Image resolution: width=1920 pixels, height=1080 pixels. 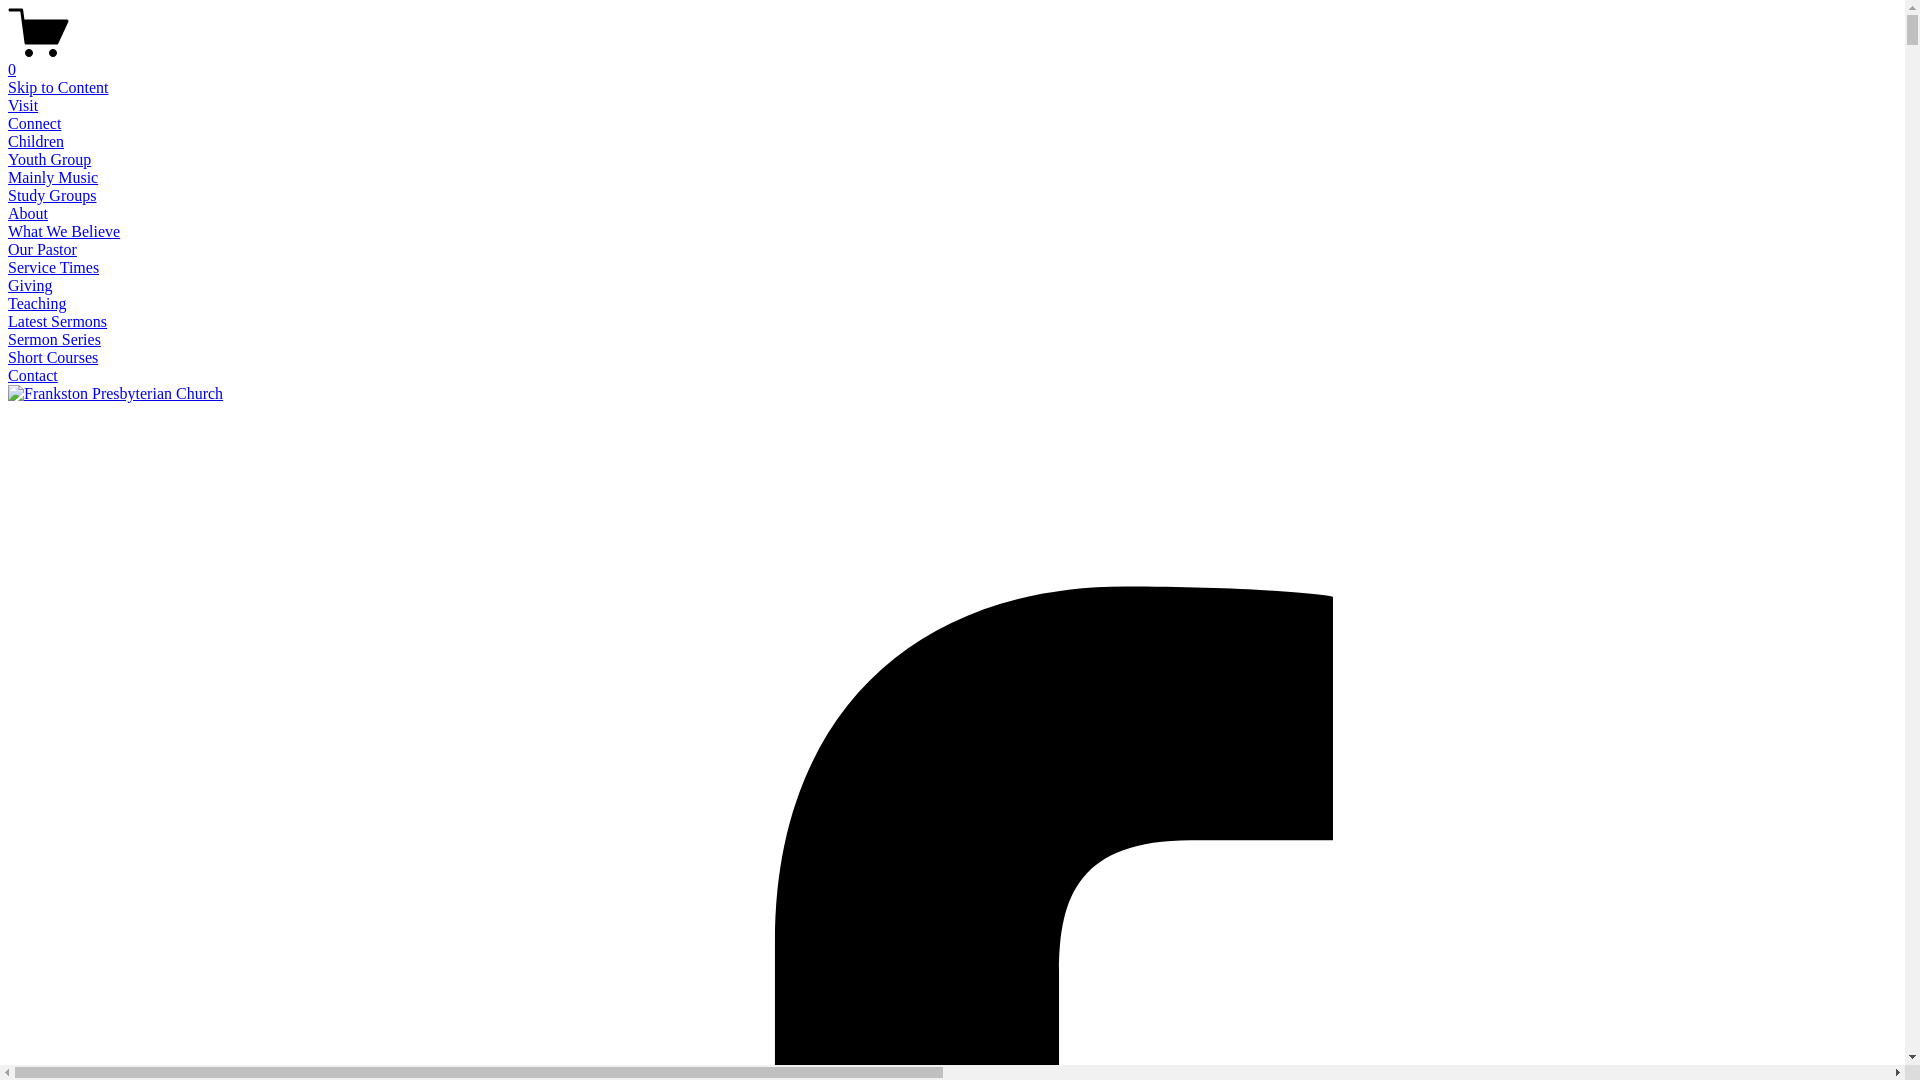 What do you see at coordinates (63, 230) in the screenshot?
I see `'What We Believe'` at bounding box center [63, 230].